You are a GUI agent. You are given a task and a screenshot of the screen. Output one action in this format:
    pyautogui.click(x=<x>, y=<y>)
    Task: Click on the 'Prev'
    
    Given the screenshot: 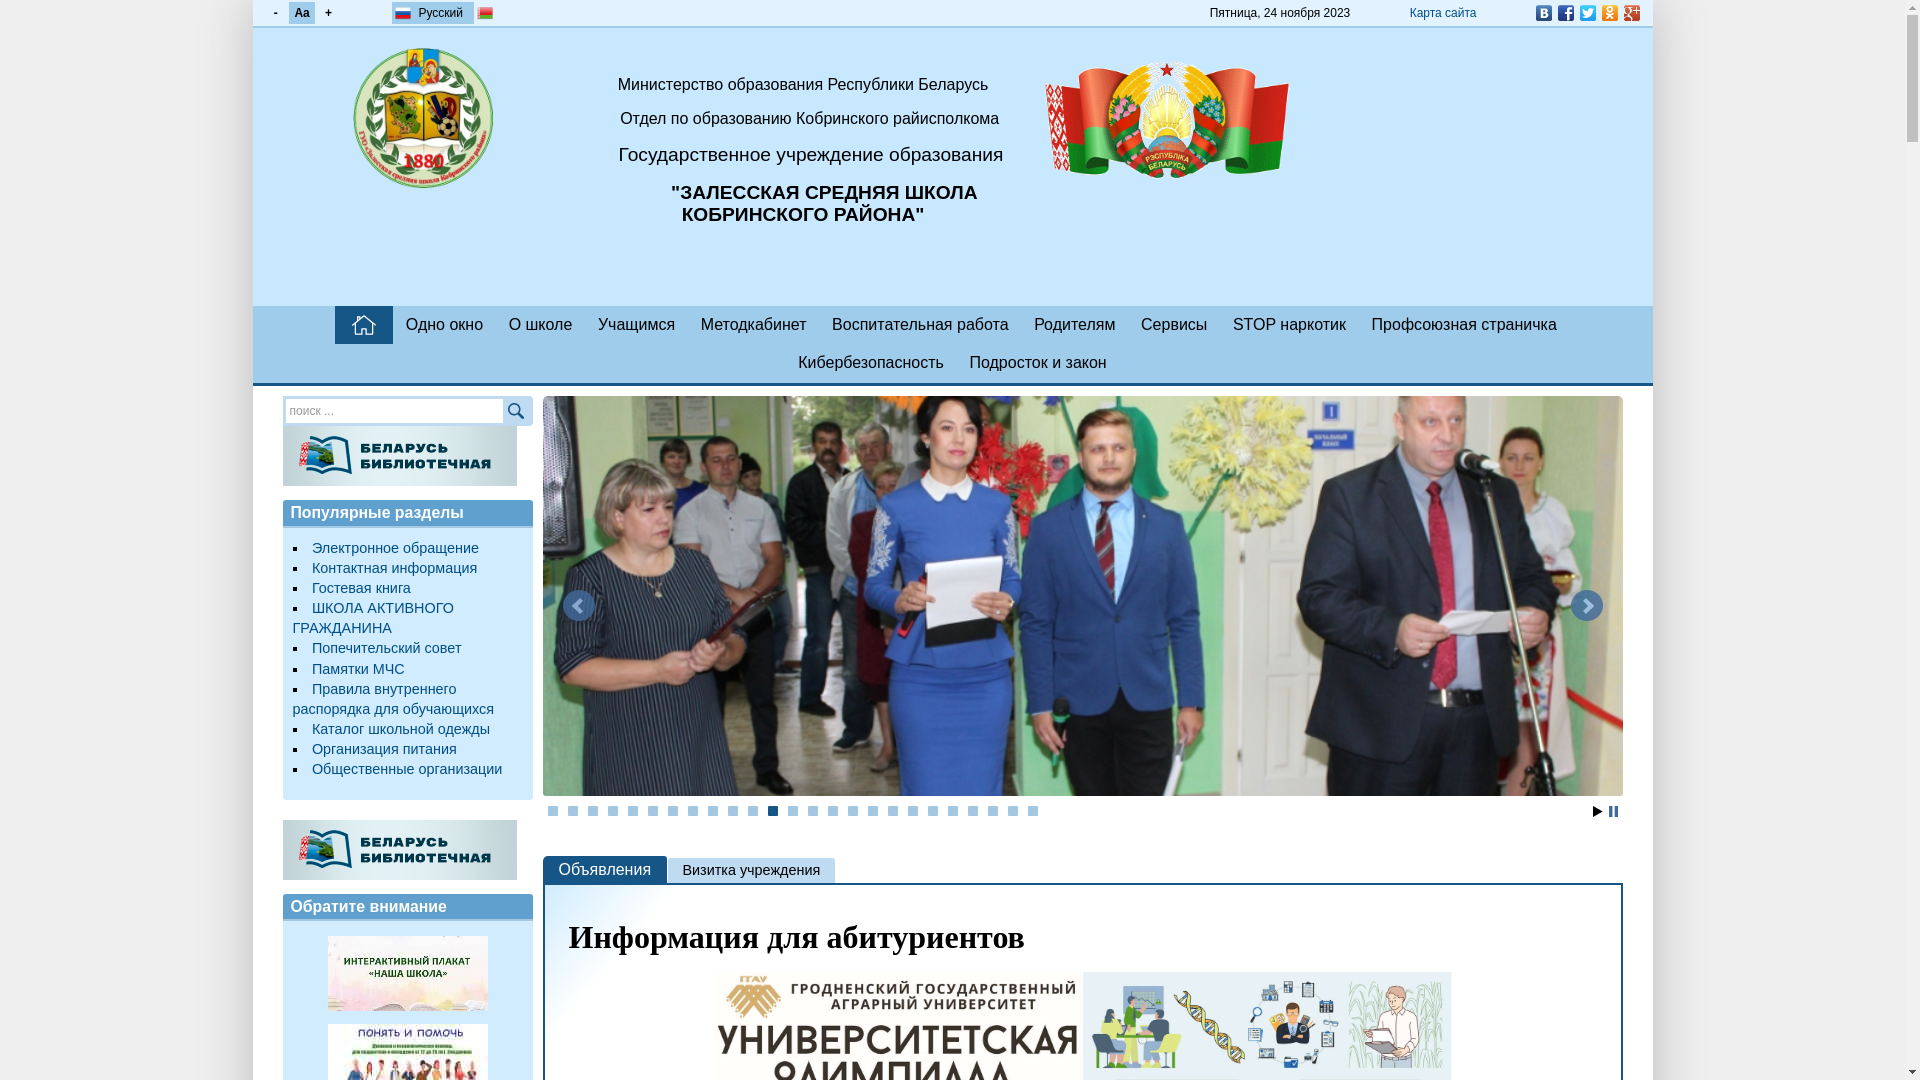 What is the action you would take?
    pyautogui.click(x=560, y=604)
    